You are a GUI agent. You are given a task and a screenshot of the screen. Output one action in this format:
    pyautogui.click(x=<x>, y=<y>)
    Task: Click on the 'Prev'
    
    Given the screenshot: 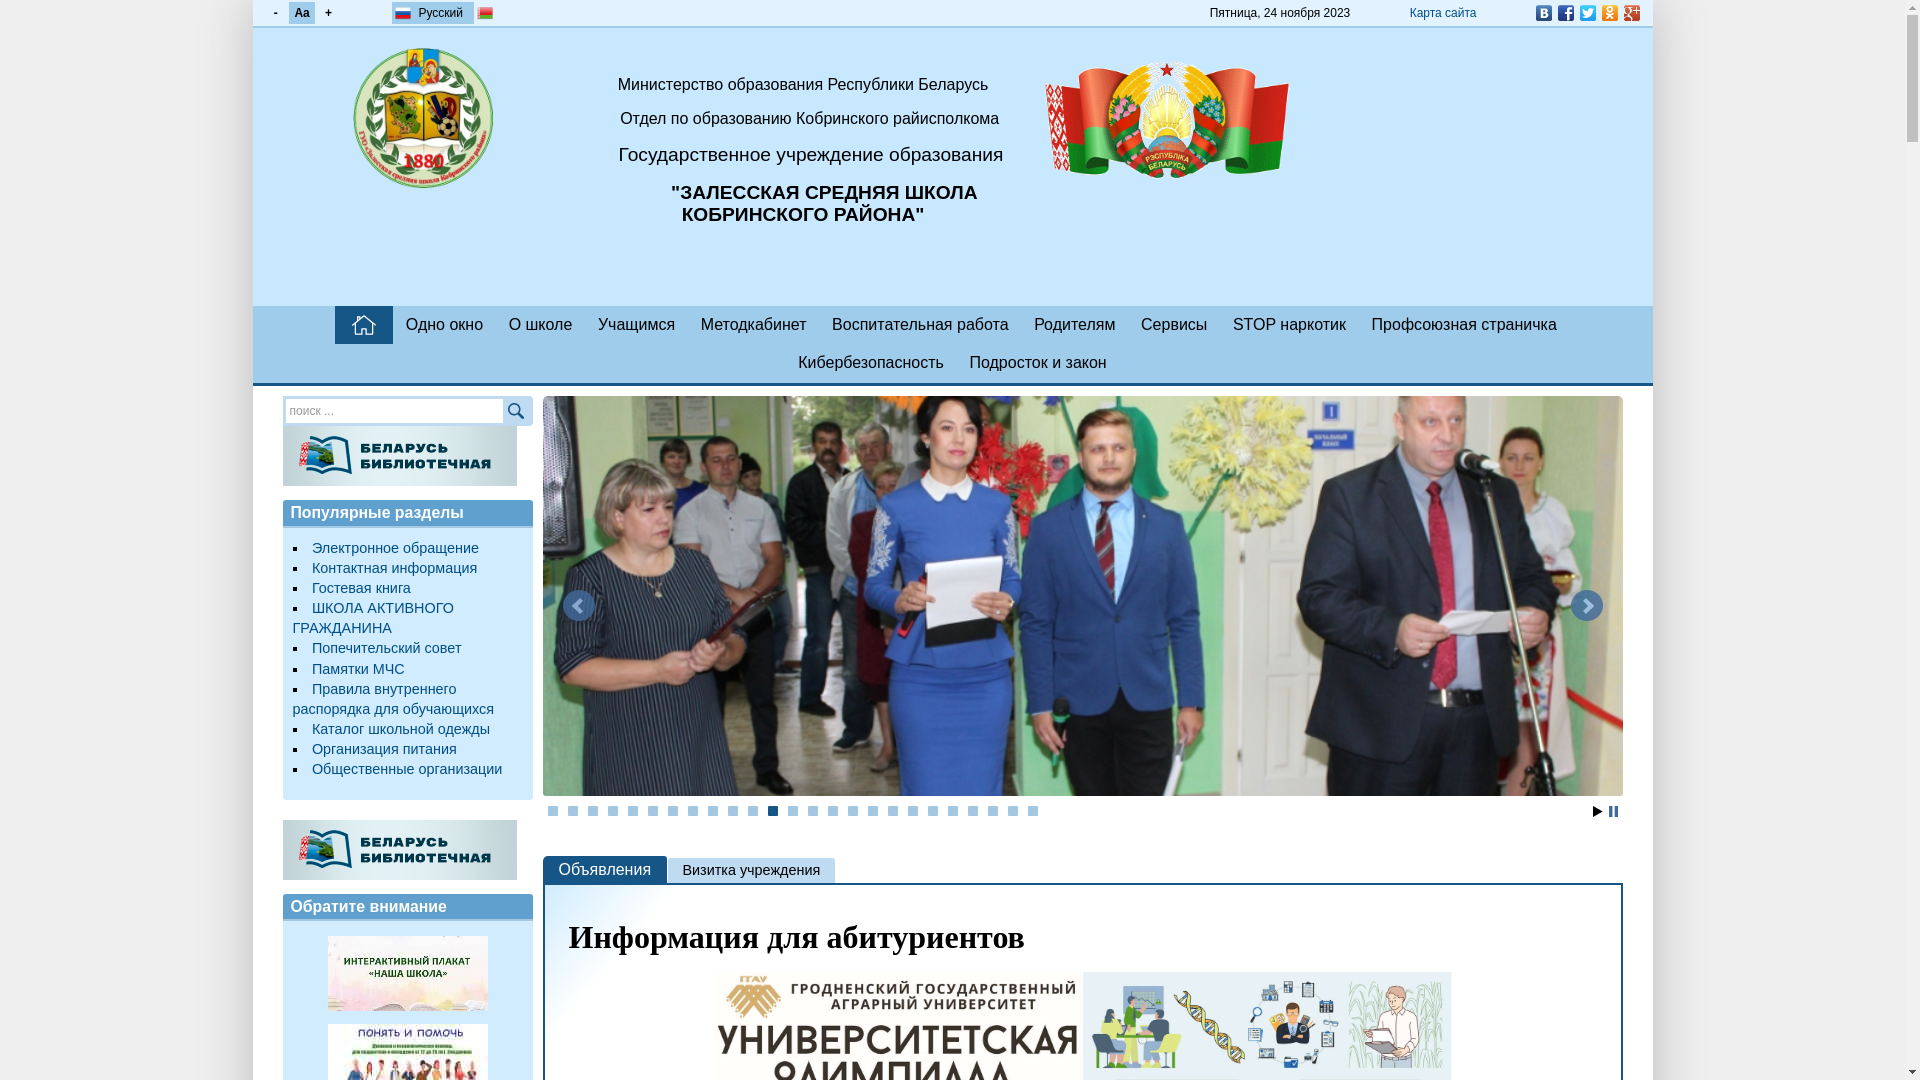 What is the action you would take?
    pyautogui.click(x=560, y=604)
    